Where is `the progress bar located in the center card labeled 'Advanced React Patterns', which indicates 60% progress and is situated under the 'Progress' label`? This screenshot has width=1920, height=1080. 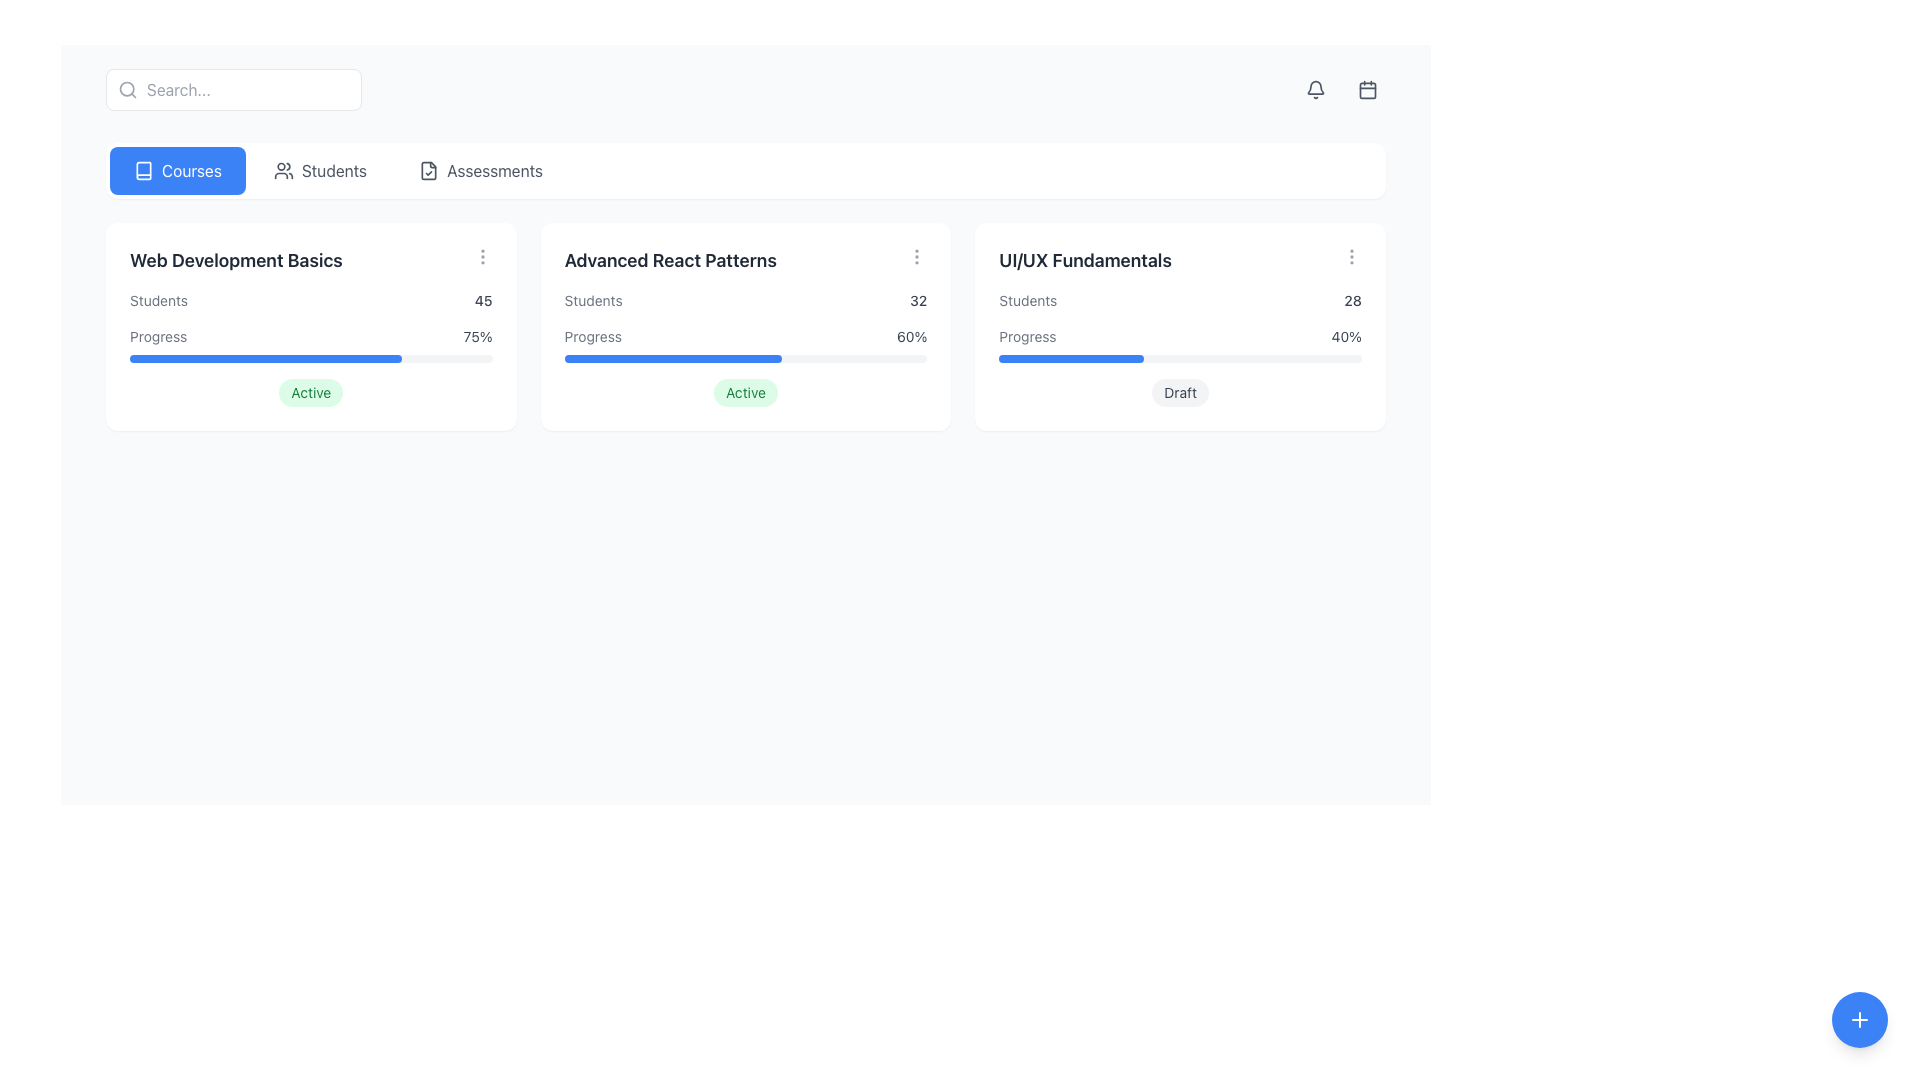 the progress bar located in the center card labeled 'Advanced React Patterns', which indicates 60% progress and is situated under the 'Progress' label is located at coordinates (744, 357).